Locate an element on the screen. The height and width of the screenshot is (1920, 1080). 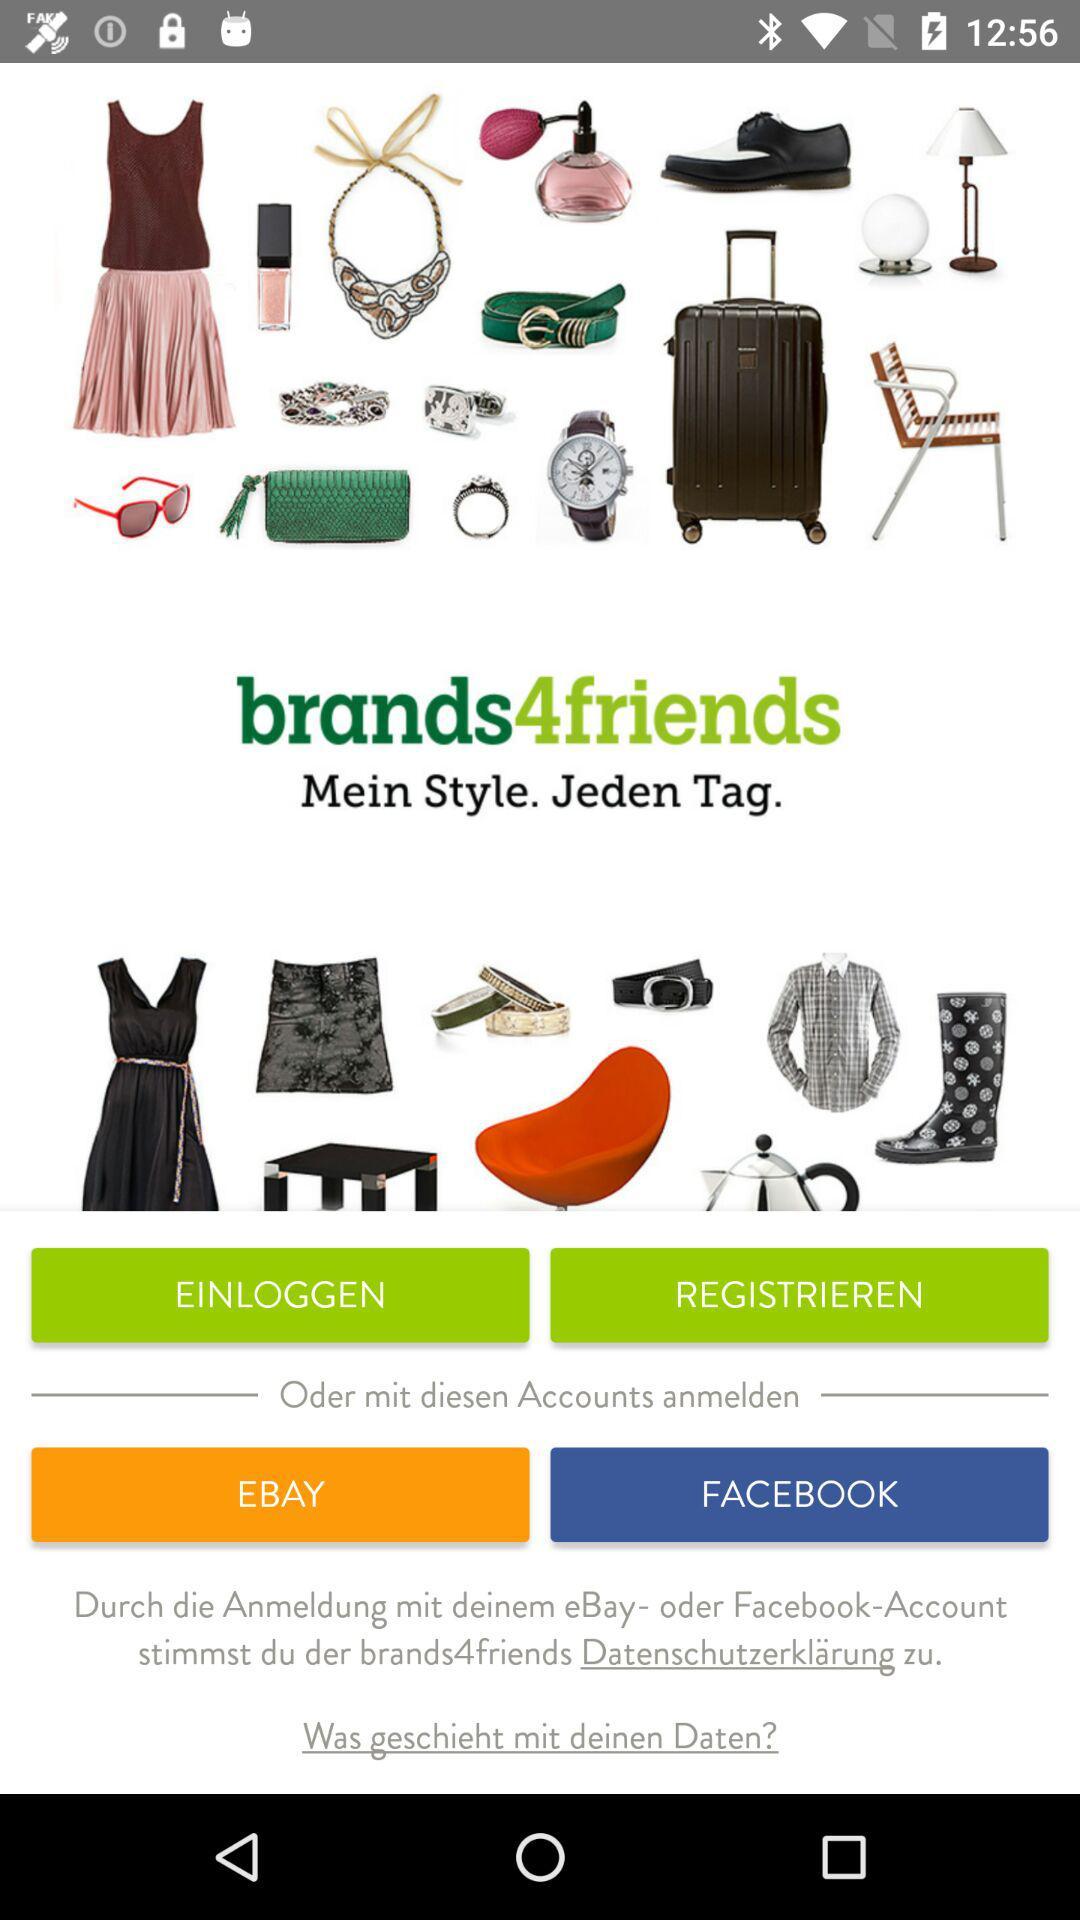
einloggen icon is located at coordinates (280, 1295).